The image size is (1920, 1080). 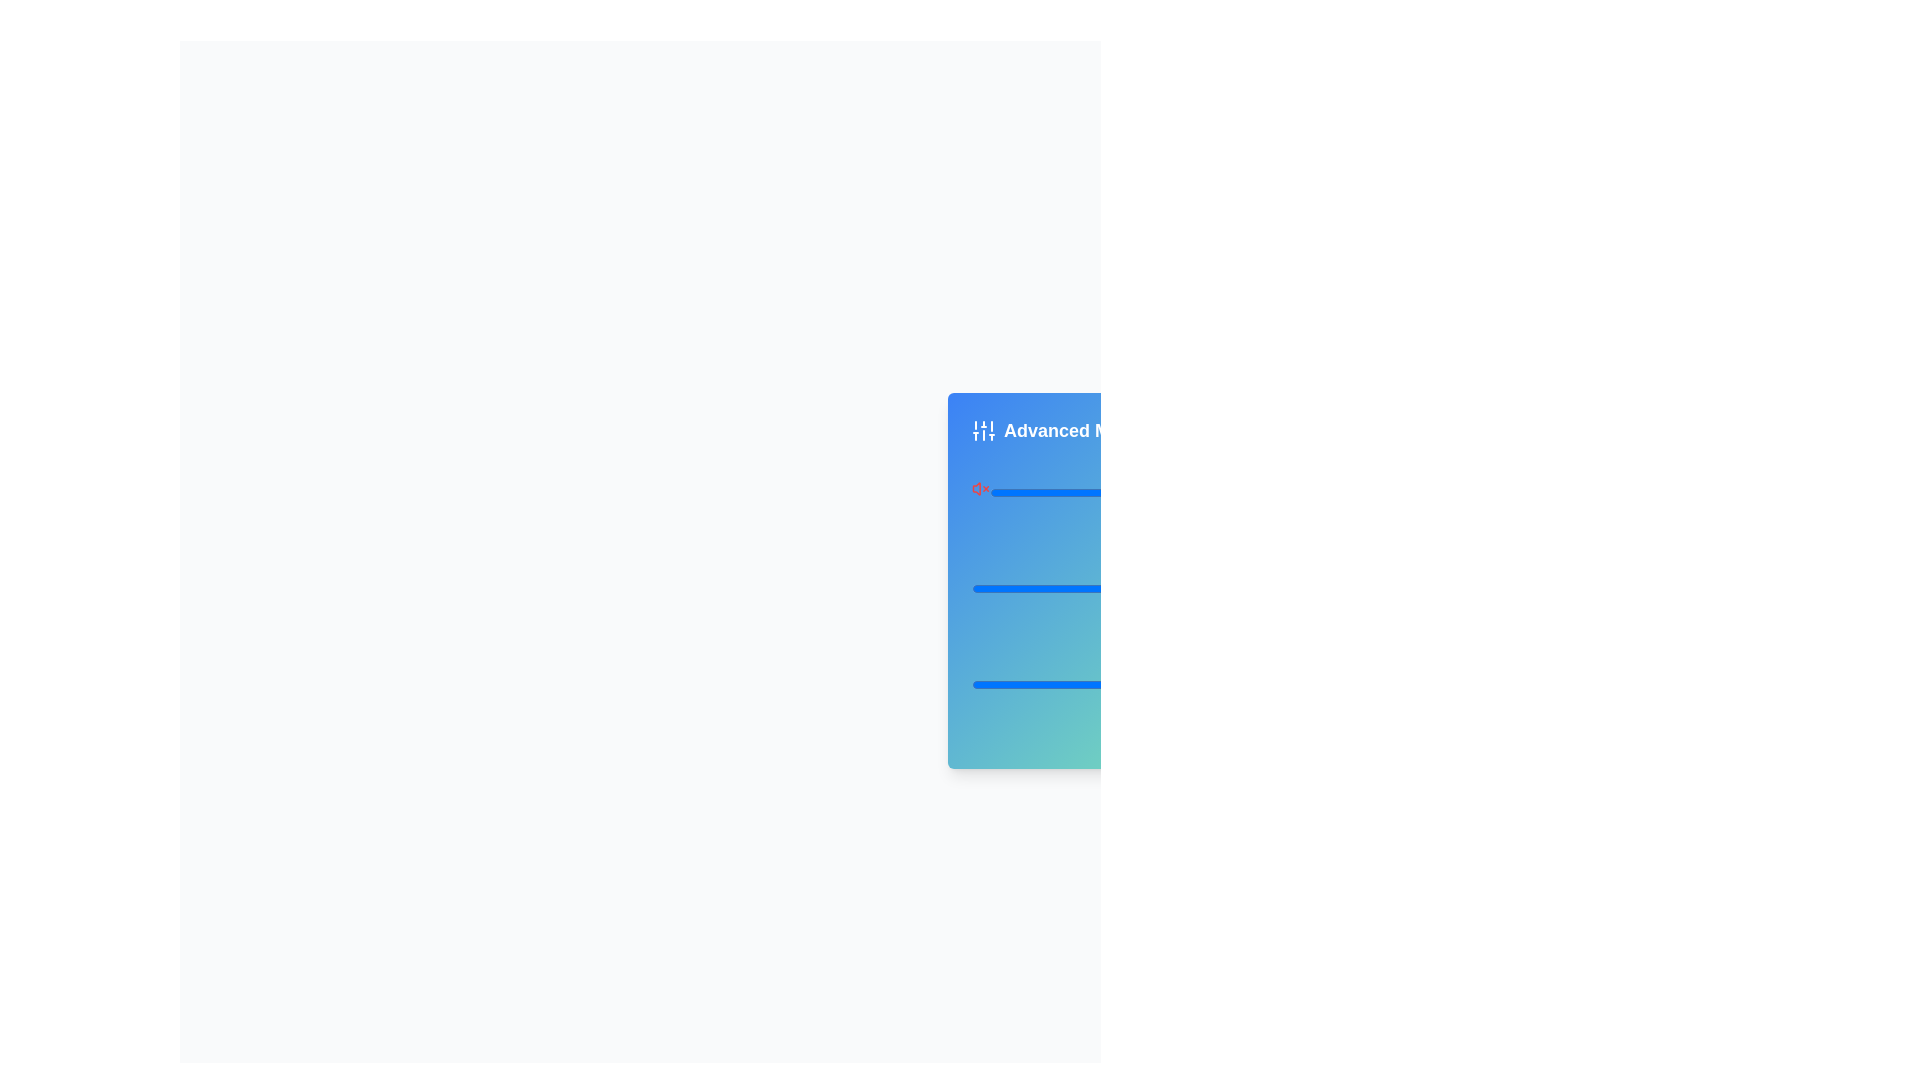 I want to click on the slider, so click(x=995, y=684).